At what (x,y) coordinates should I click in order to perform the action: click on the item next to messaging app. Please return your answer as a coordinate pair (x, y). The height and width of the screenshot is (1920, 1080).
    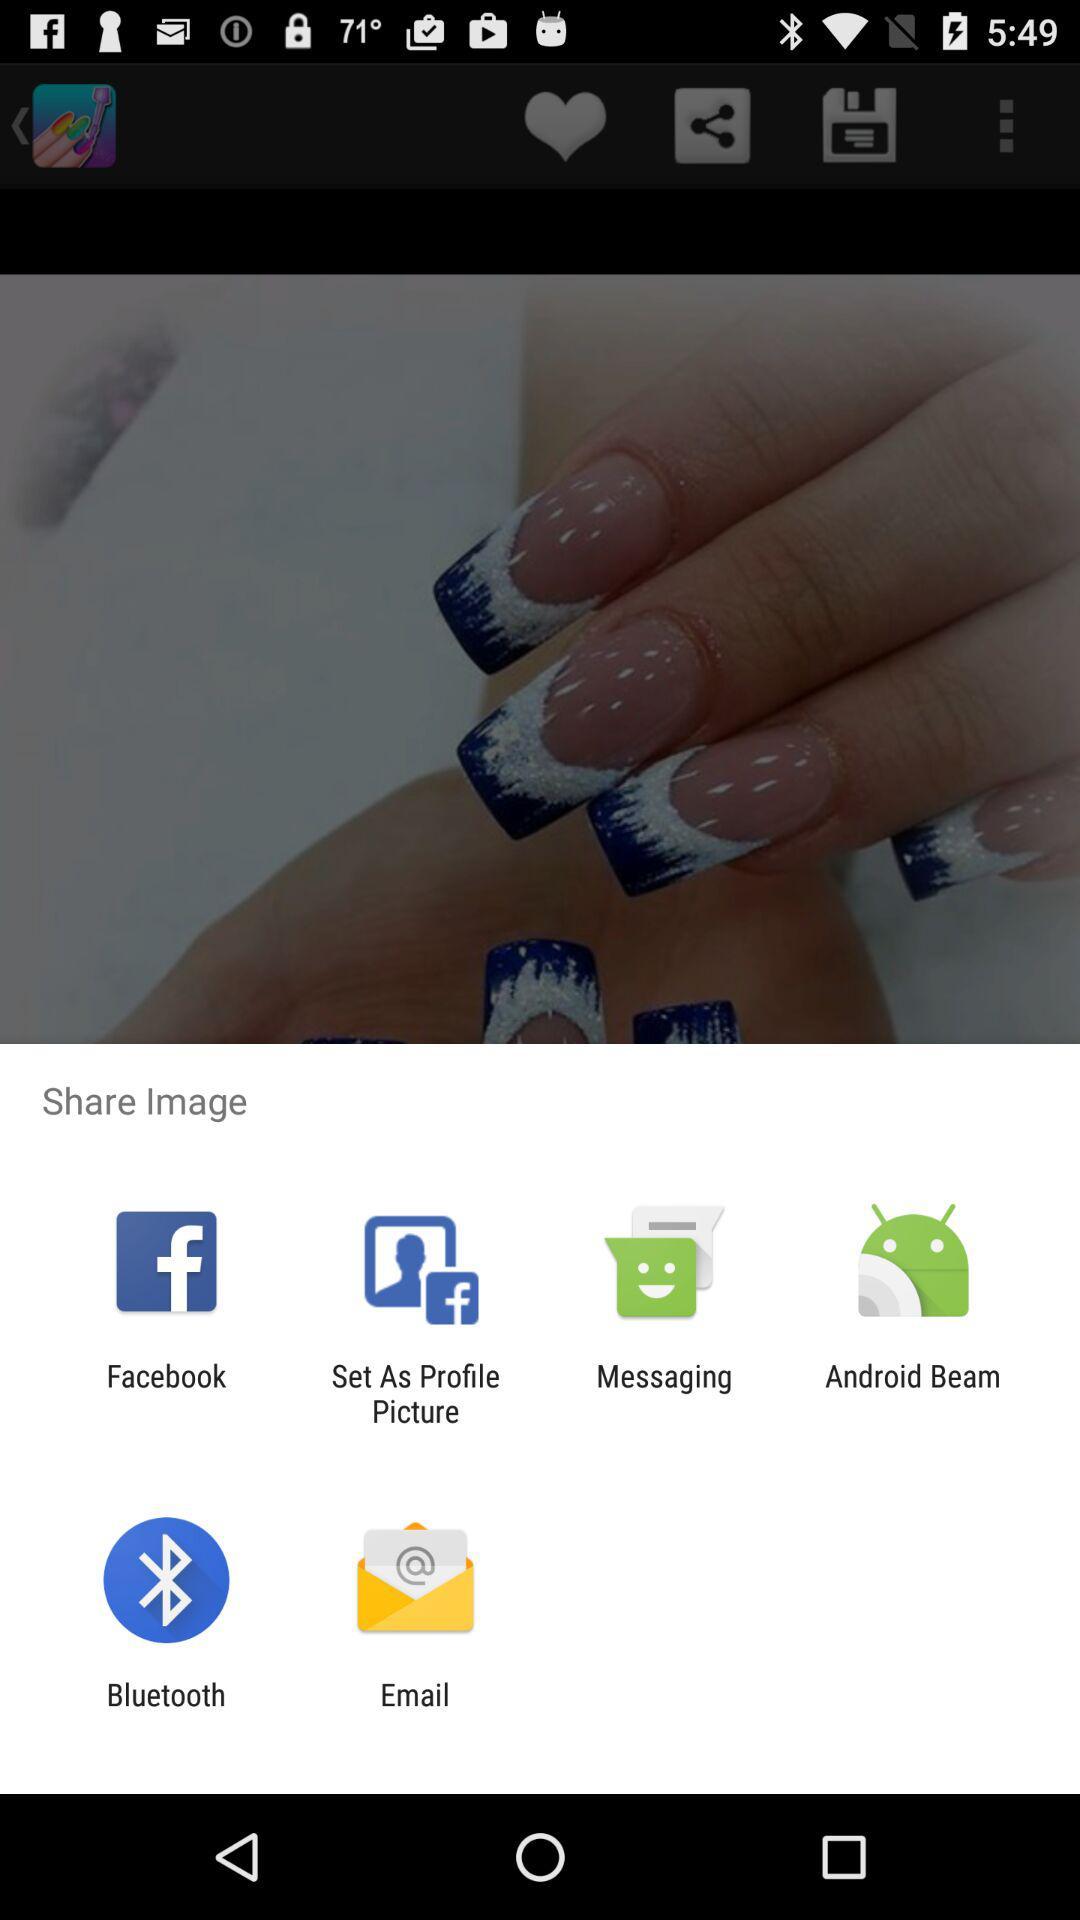
    Looking at the image, I should click on (414, 1392).